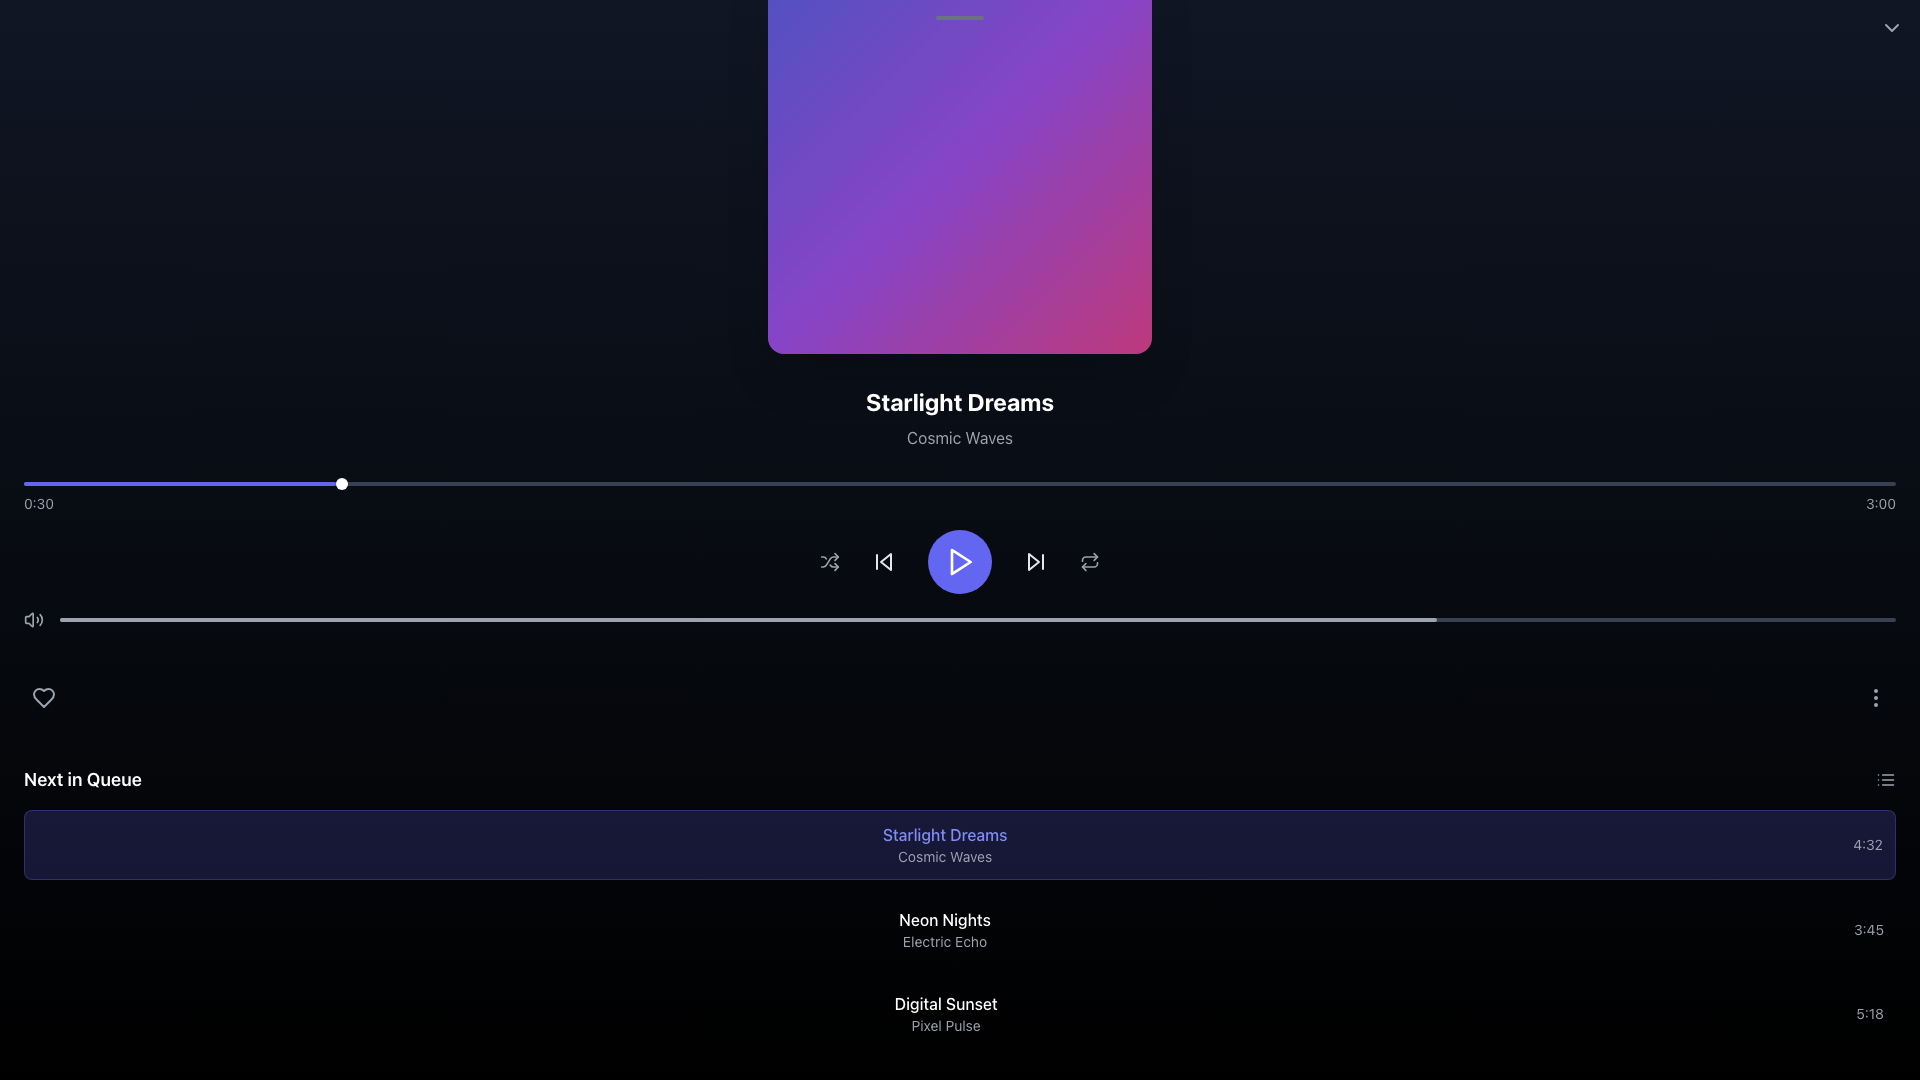  Describe the element at coordinates (43, 697) in the screenshot. I see `the 'like' or 'favorite' button located at the bottom left corner of the interface to favorite the item` at that location.